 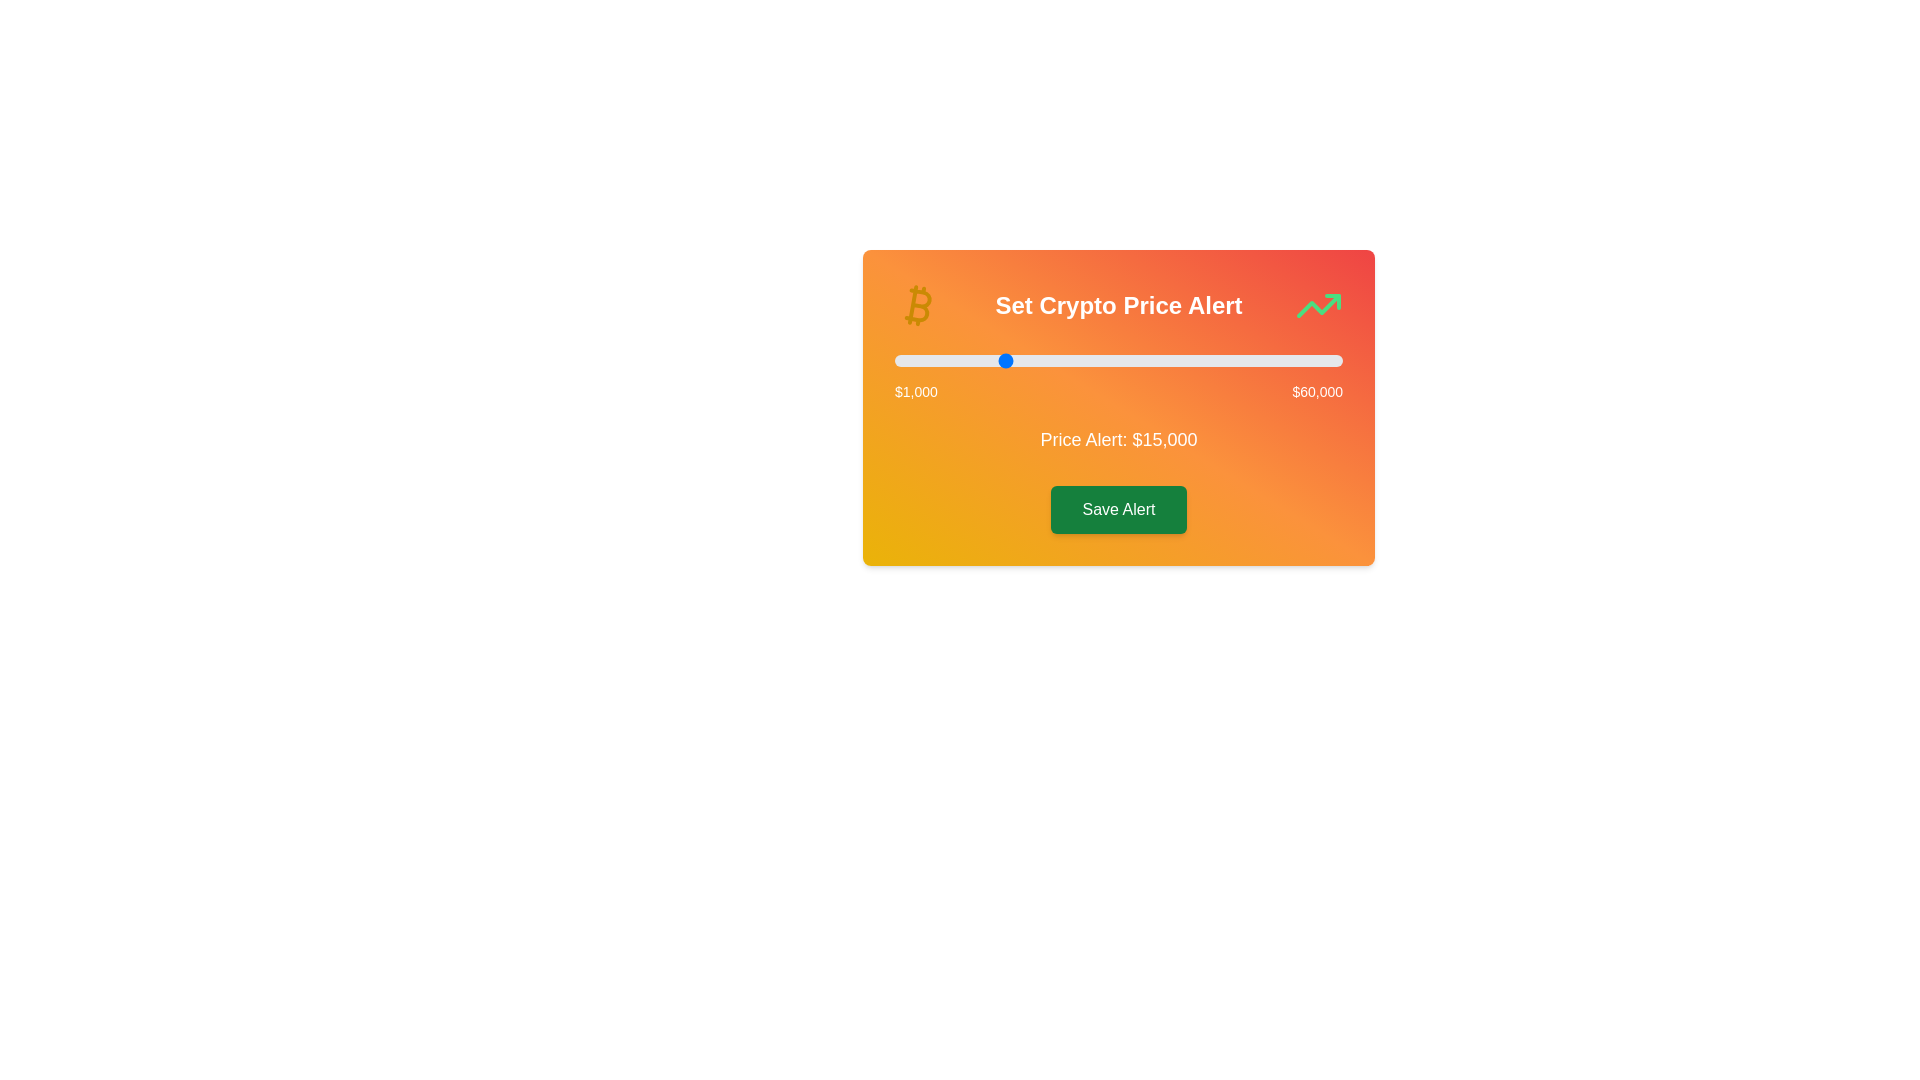 What do you see at coordinates (1107, 361) in the screenshot?
I see `the slider to set the alert value to 29158` at bounding box center [1107, 361].